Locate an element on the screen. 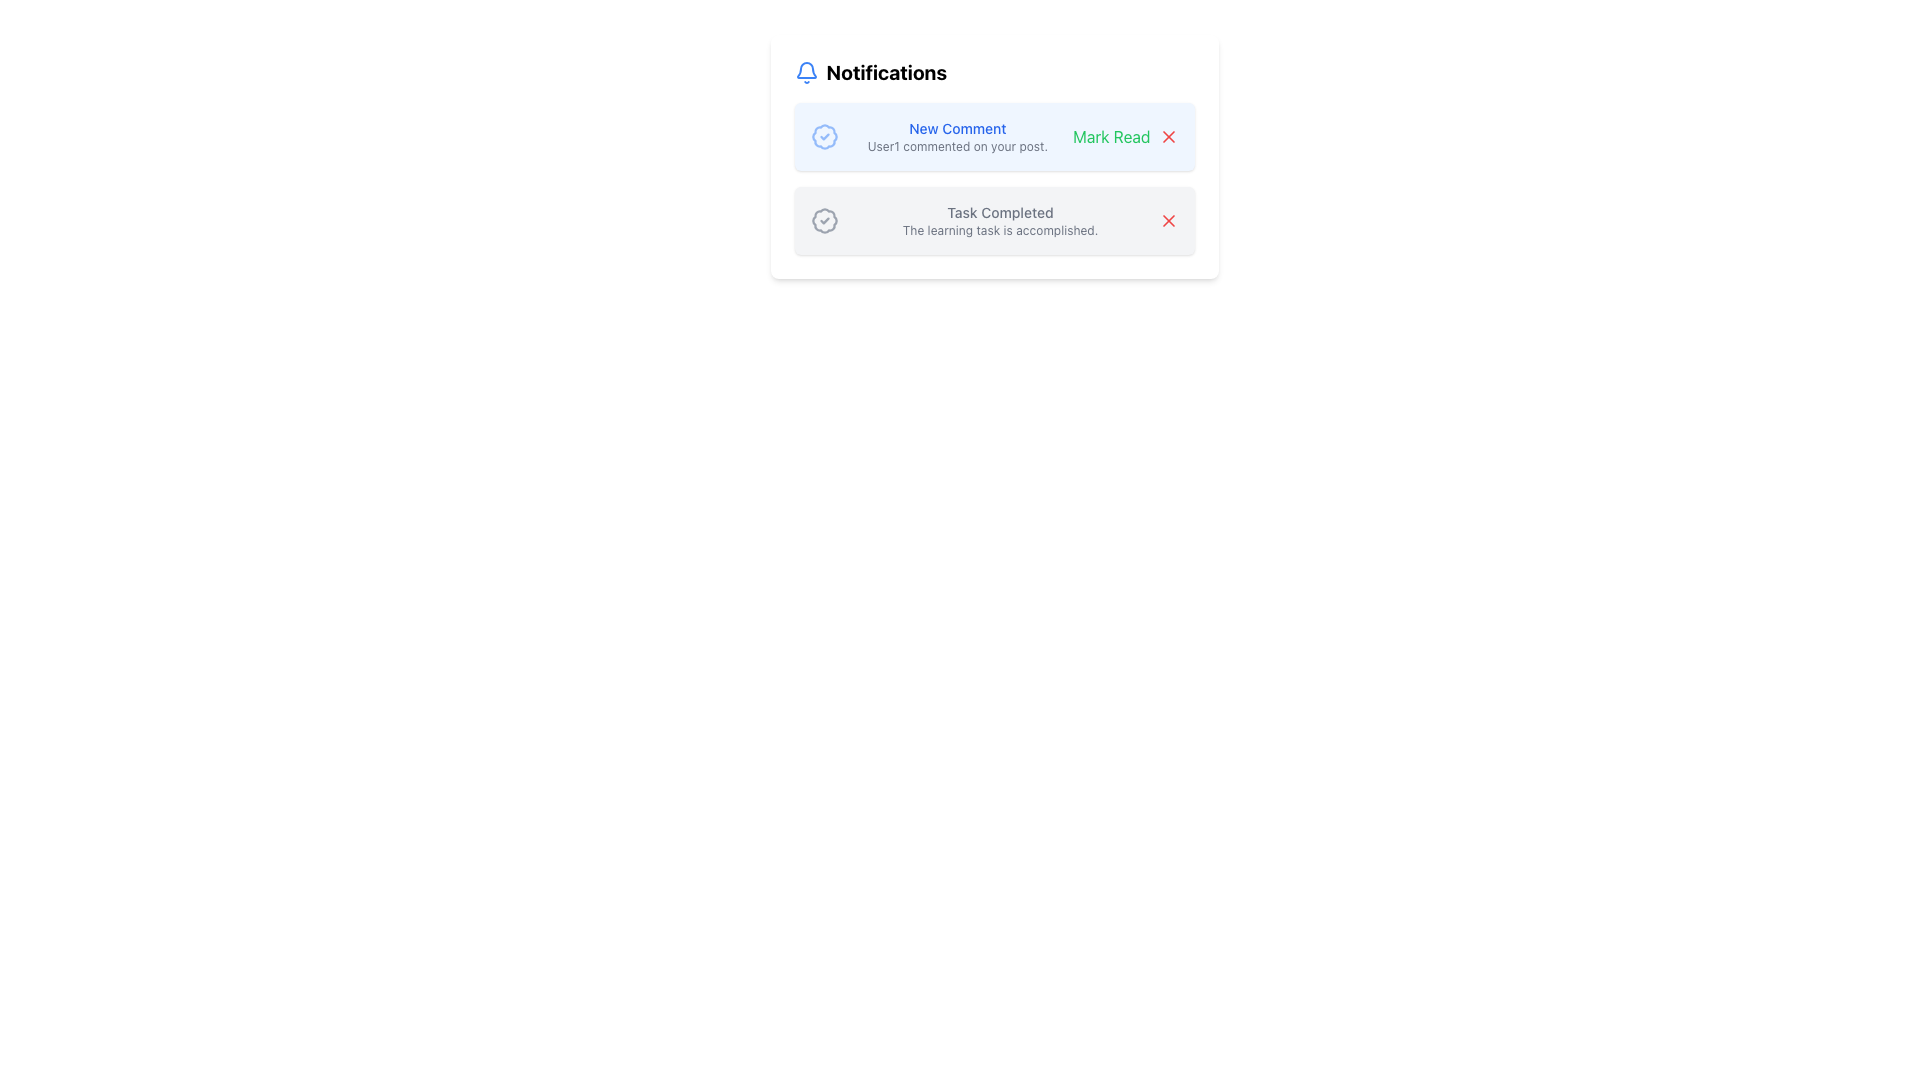  details of the notification block that provides information about task completion, located below the 'New Comment' notification is located at coordinates (994, 220).